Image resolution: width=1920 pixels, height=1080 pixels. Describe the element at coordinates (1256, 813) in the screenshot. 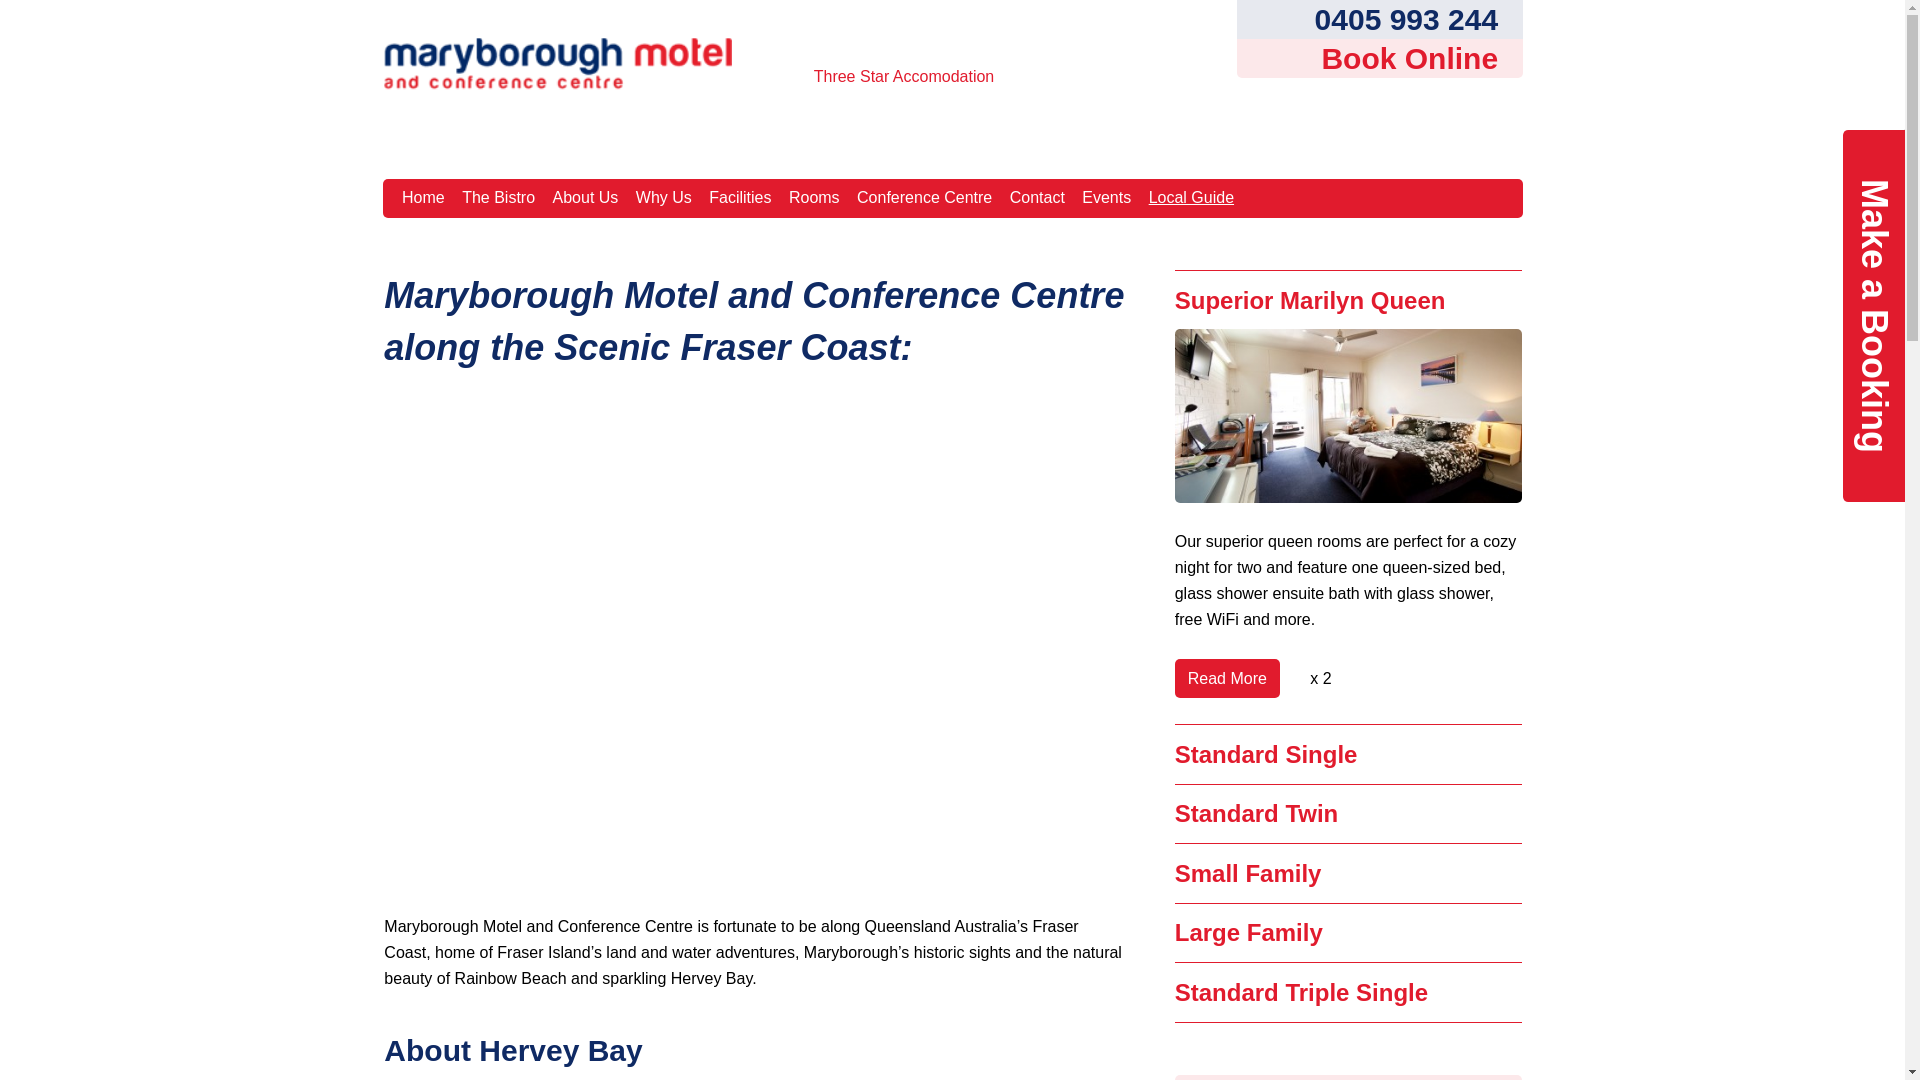

I see `'Standard Twin'` at that location.